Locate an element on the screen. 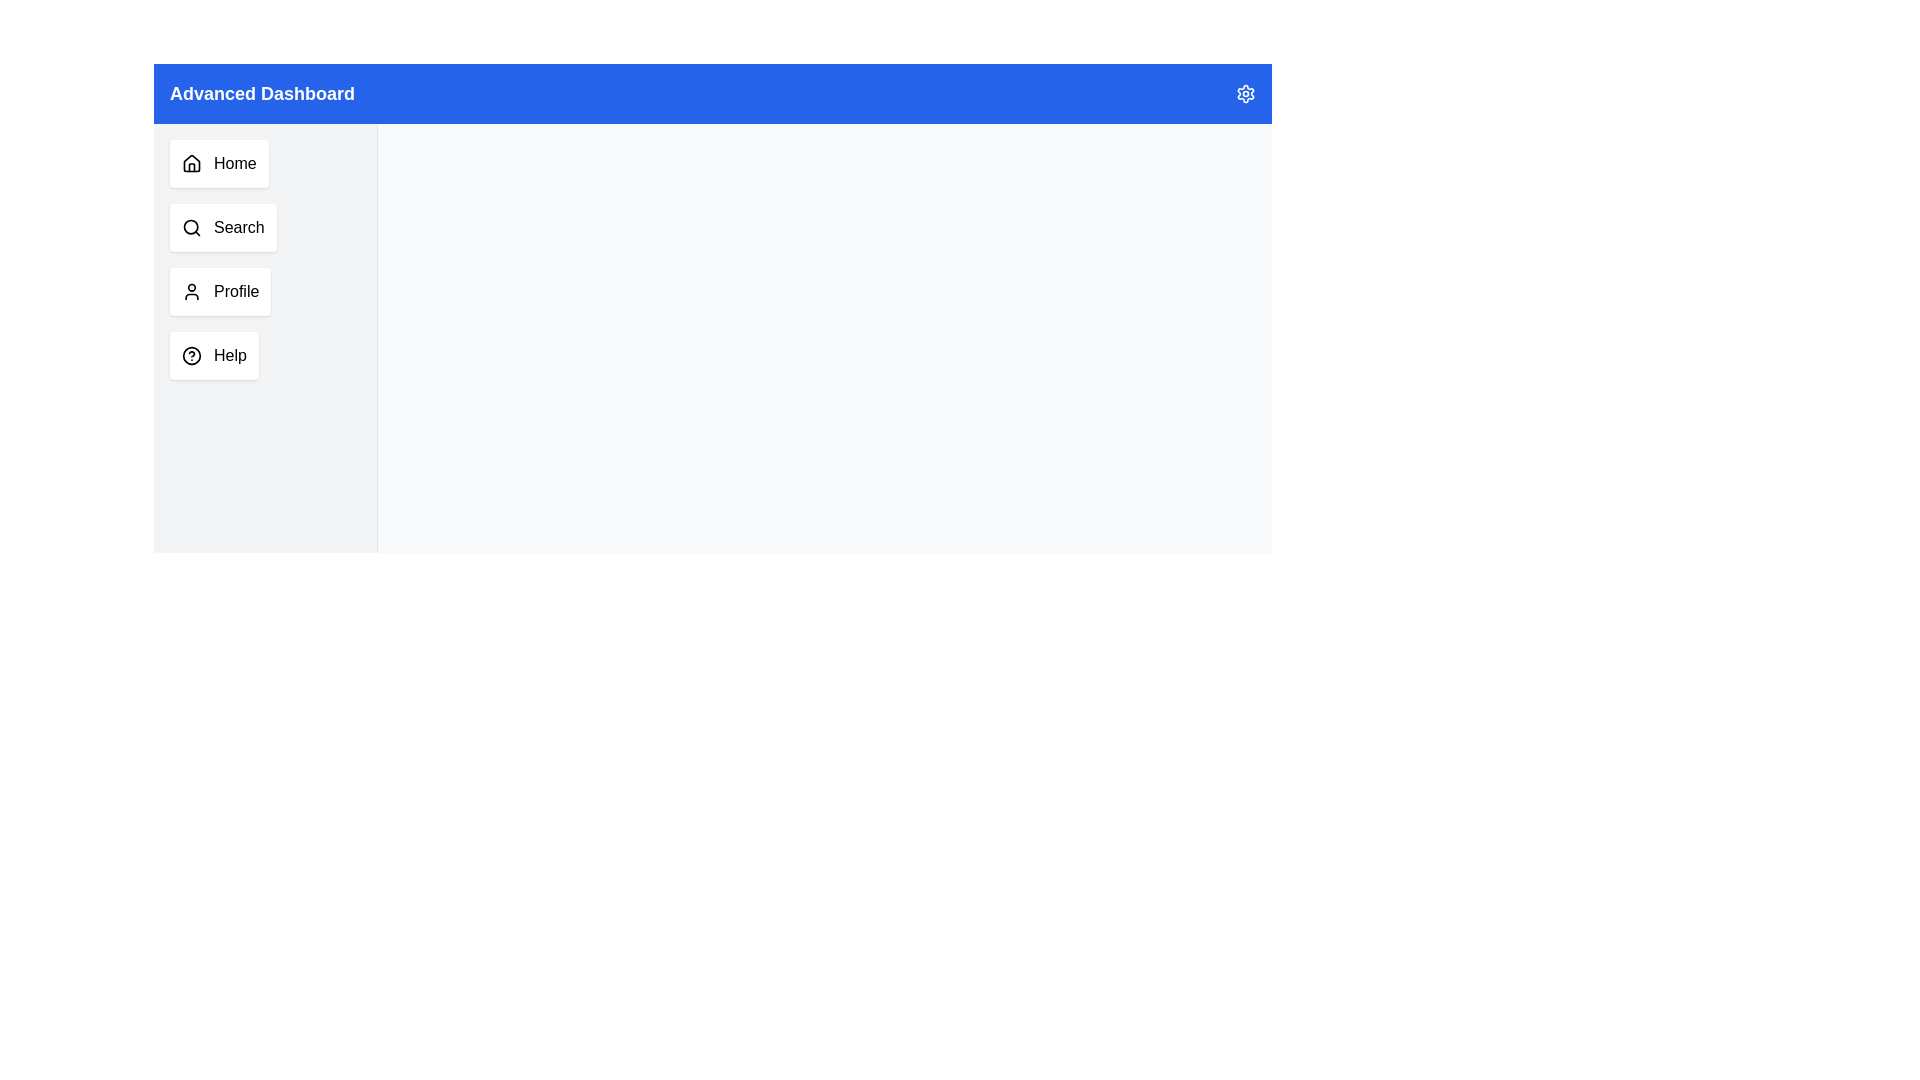 The height and width of the screenshot is (1080, 1920). the 'Home' button located at the top of the left-side menu panel is located at coordinates (219, 163).